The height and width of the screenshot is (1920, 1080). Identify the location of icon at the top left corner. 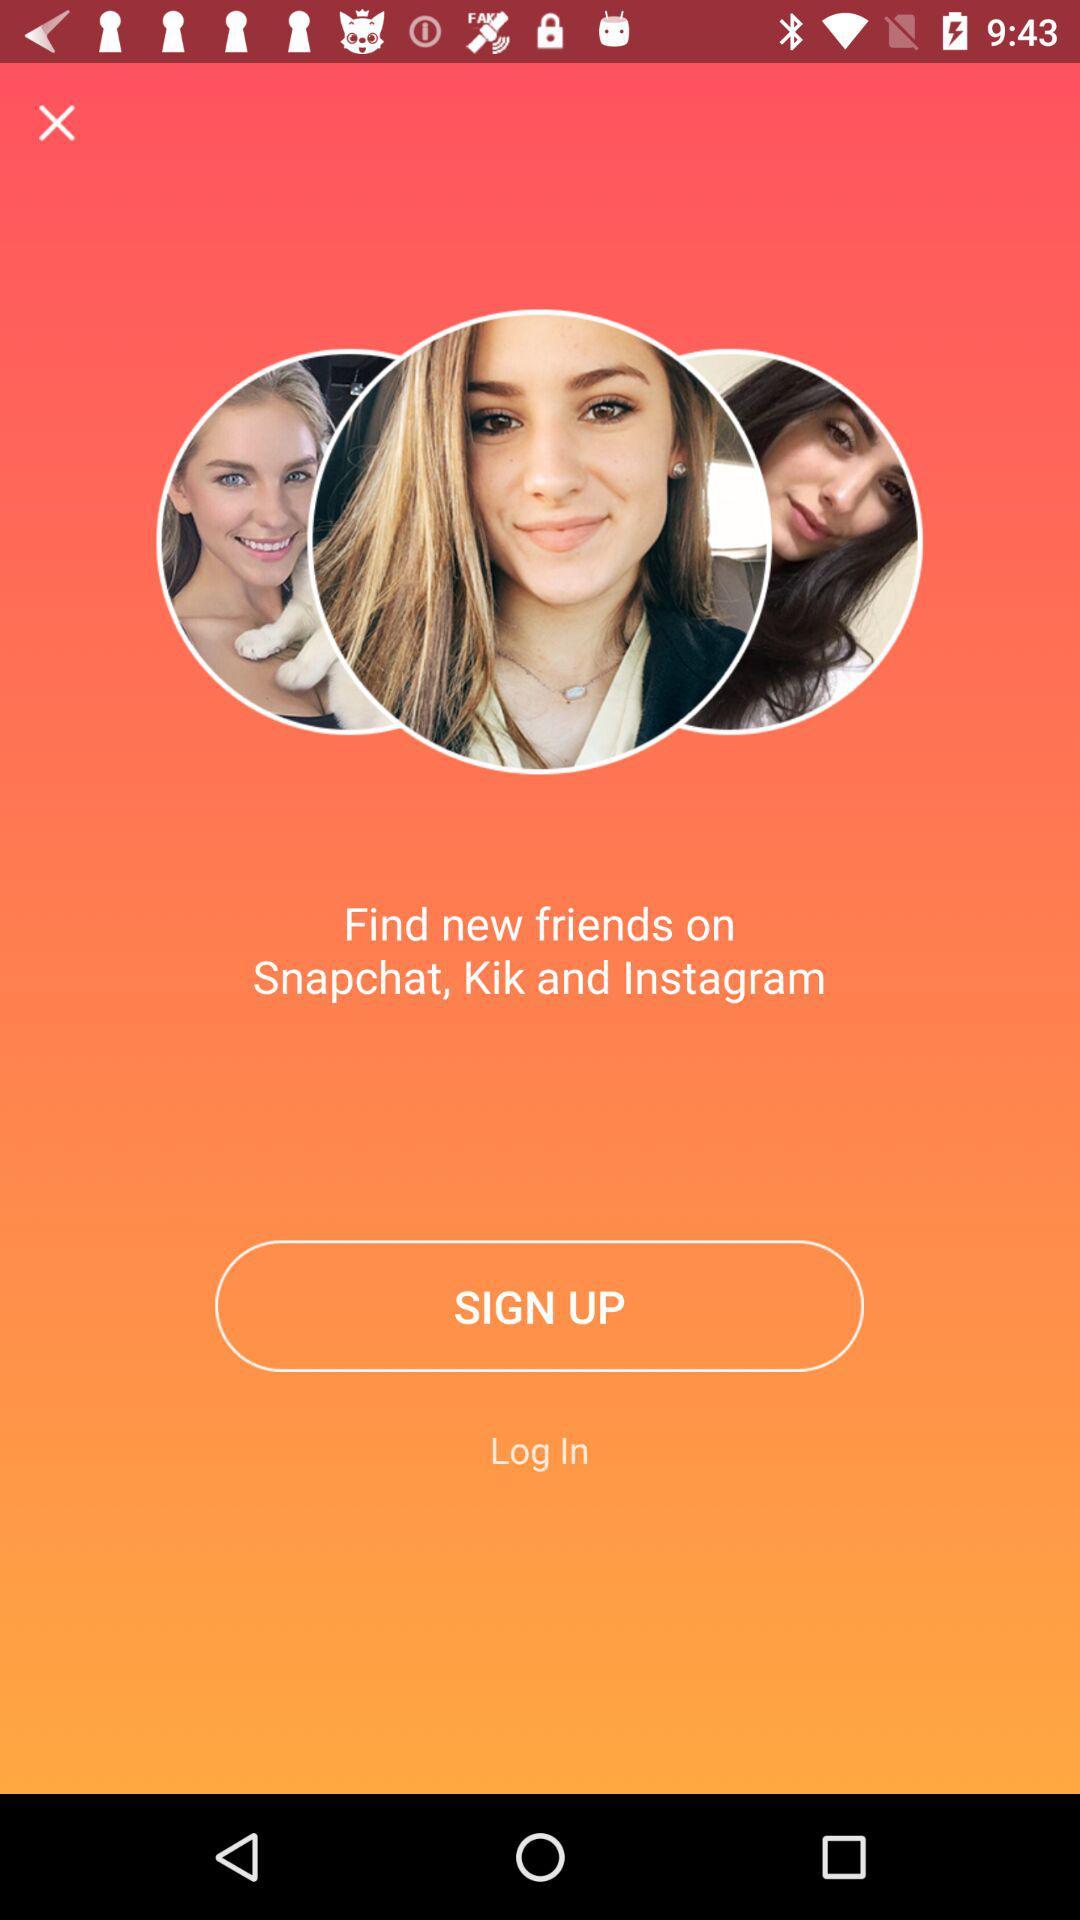
(56, 122).